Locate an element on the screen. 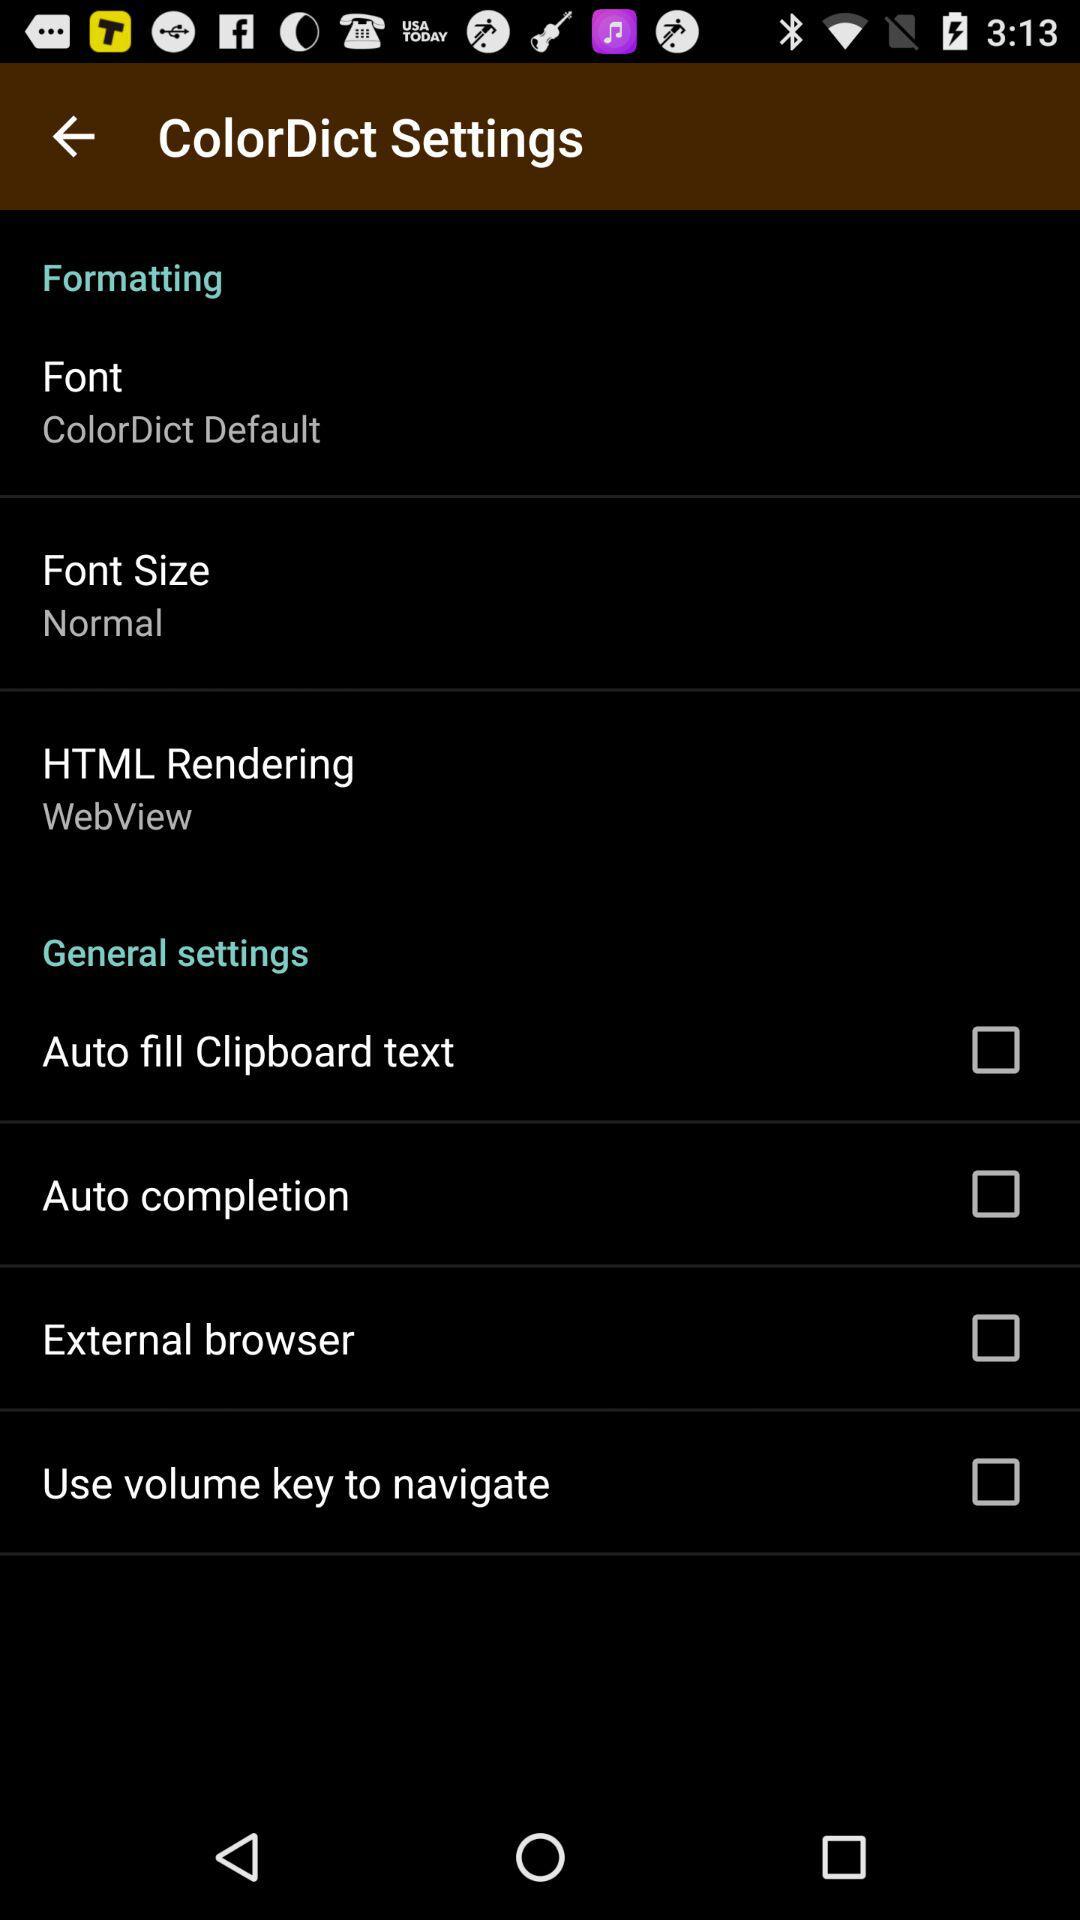 The width and height of the screenshot is (1080, 1920). webview is located at coordinates (117, 815).